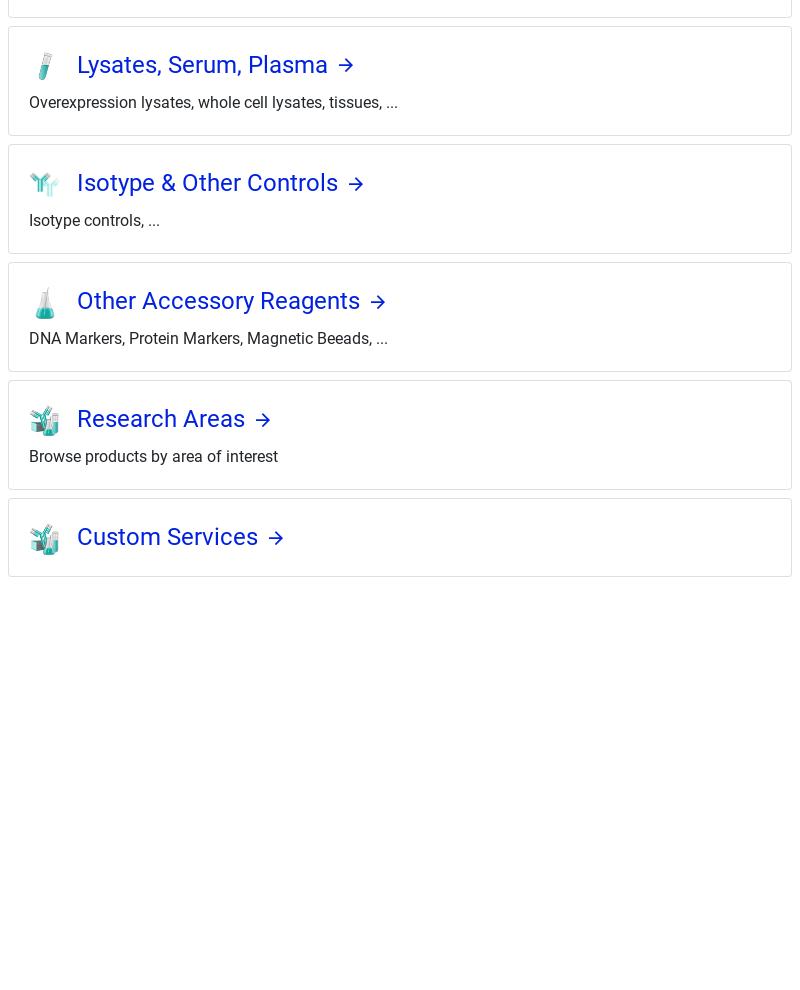 This screenshot has height=990, width=800. What do you see at coordinates (39, 774) in the screenshot?
I see `'CE2 Antibodies'` at bounding box center [39, 774].